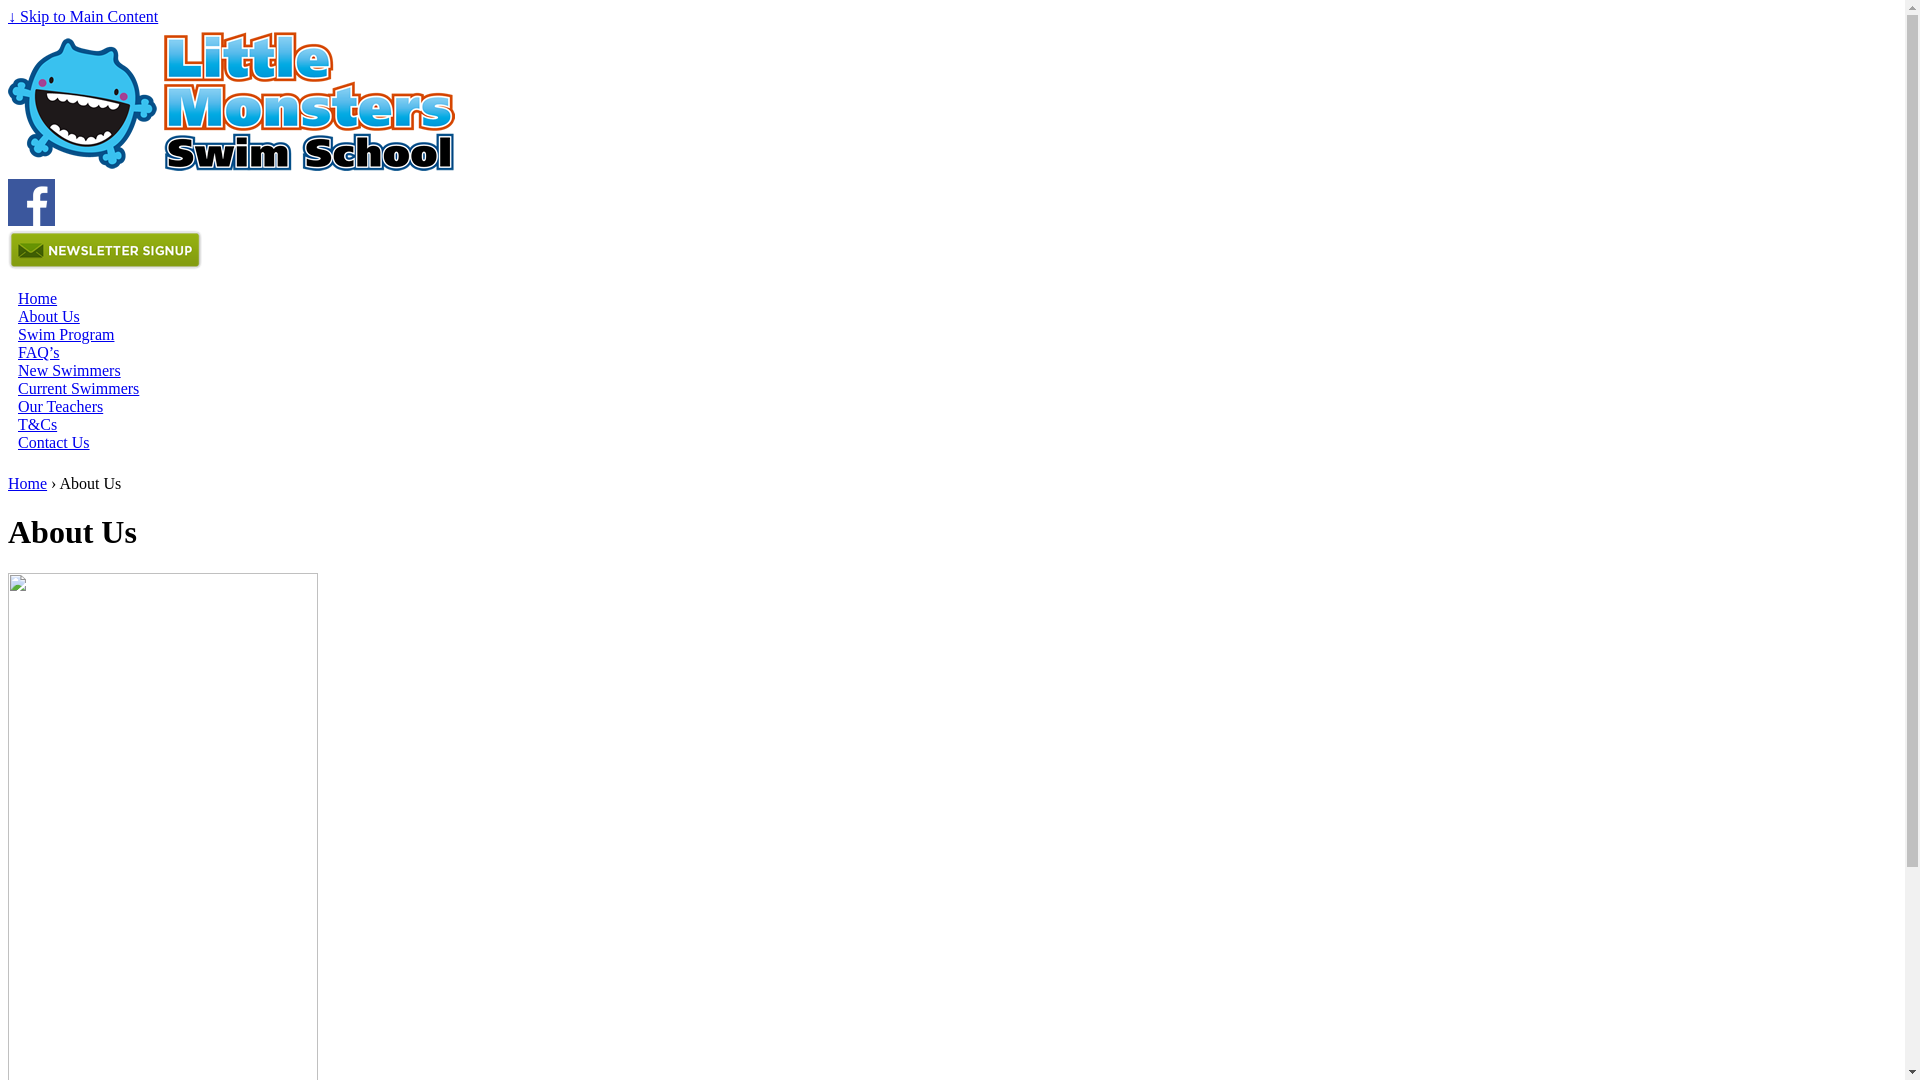 The image size is (1920, 1080). What do you see at coordinates (48, 315) in the screenshot?
I see `'About Us'` at bounding box center [48, 315].